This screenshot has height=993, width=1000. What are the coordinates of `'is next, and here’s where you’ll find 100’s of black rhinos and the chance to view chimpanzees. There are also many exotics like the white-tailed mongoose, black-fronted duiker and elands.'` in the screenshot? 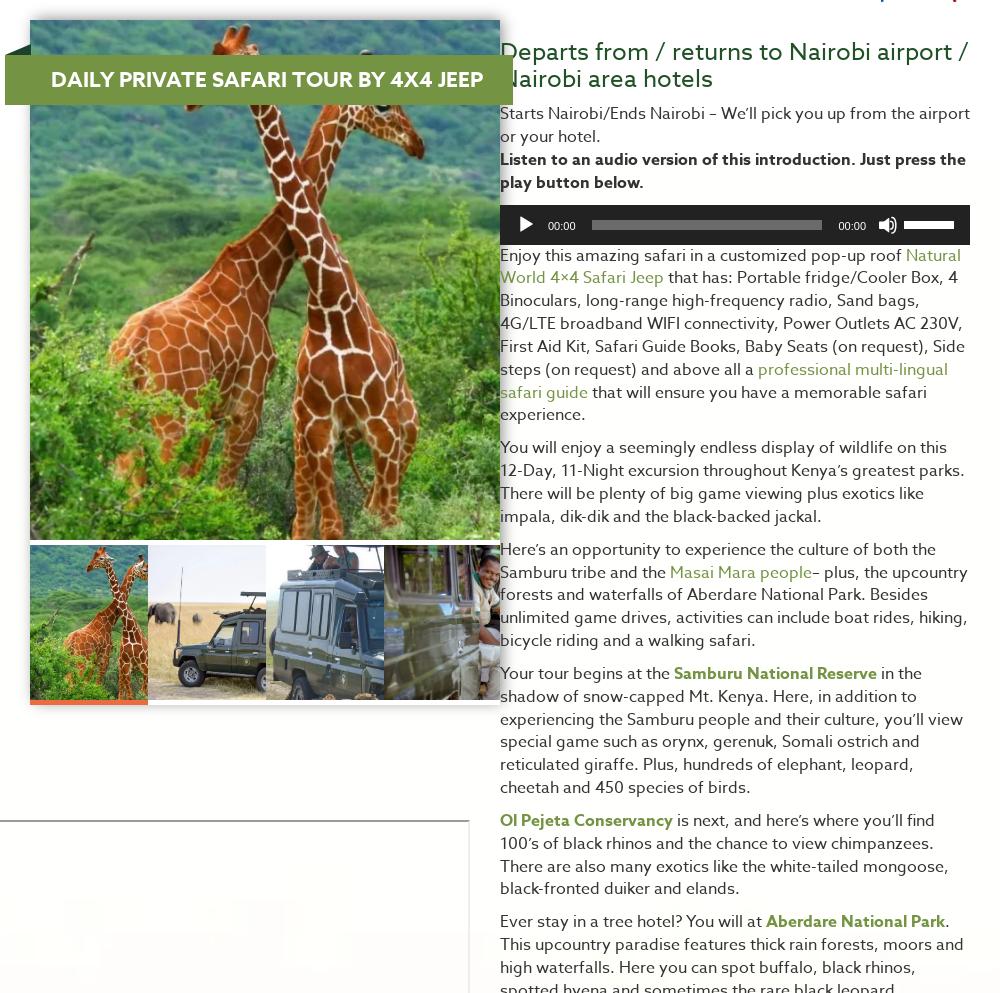 It's located at (500, 853).